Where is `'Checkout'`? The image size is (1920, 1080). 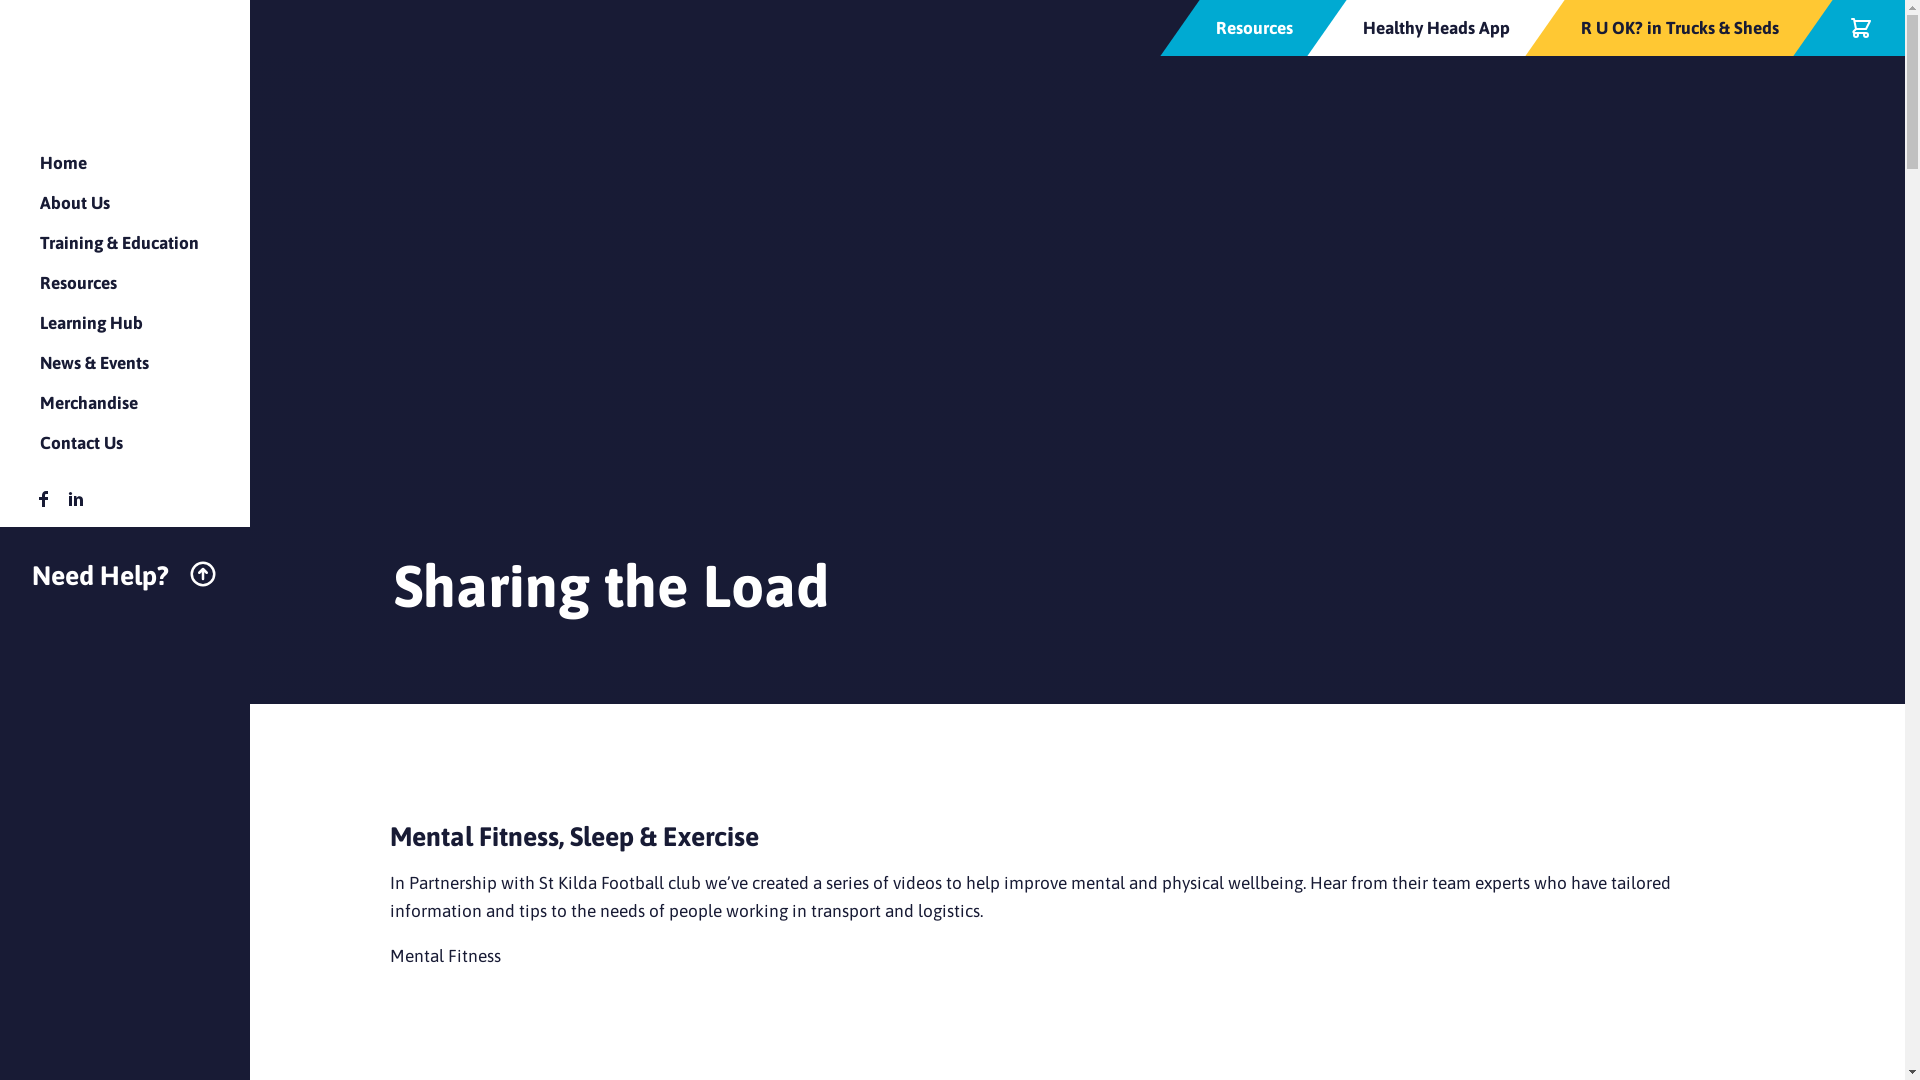 'Checkout' is located at coordinates (1860, 27).